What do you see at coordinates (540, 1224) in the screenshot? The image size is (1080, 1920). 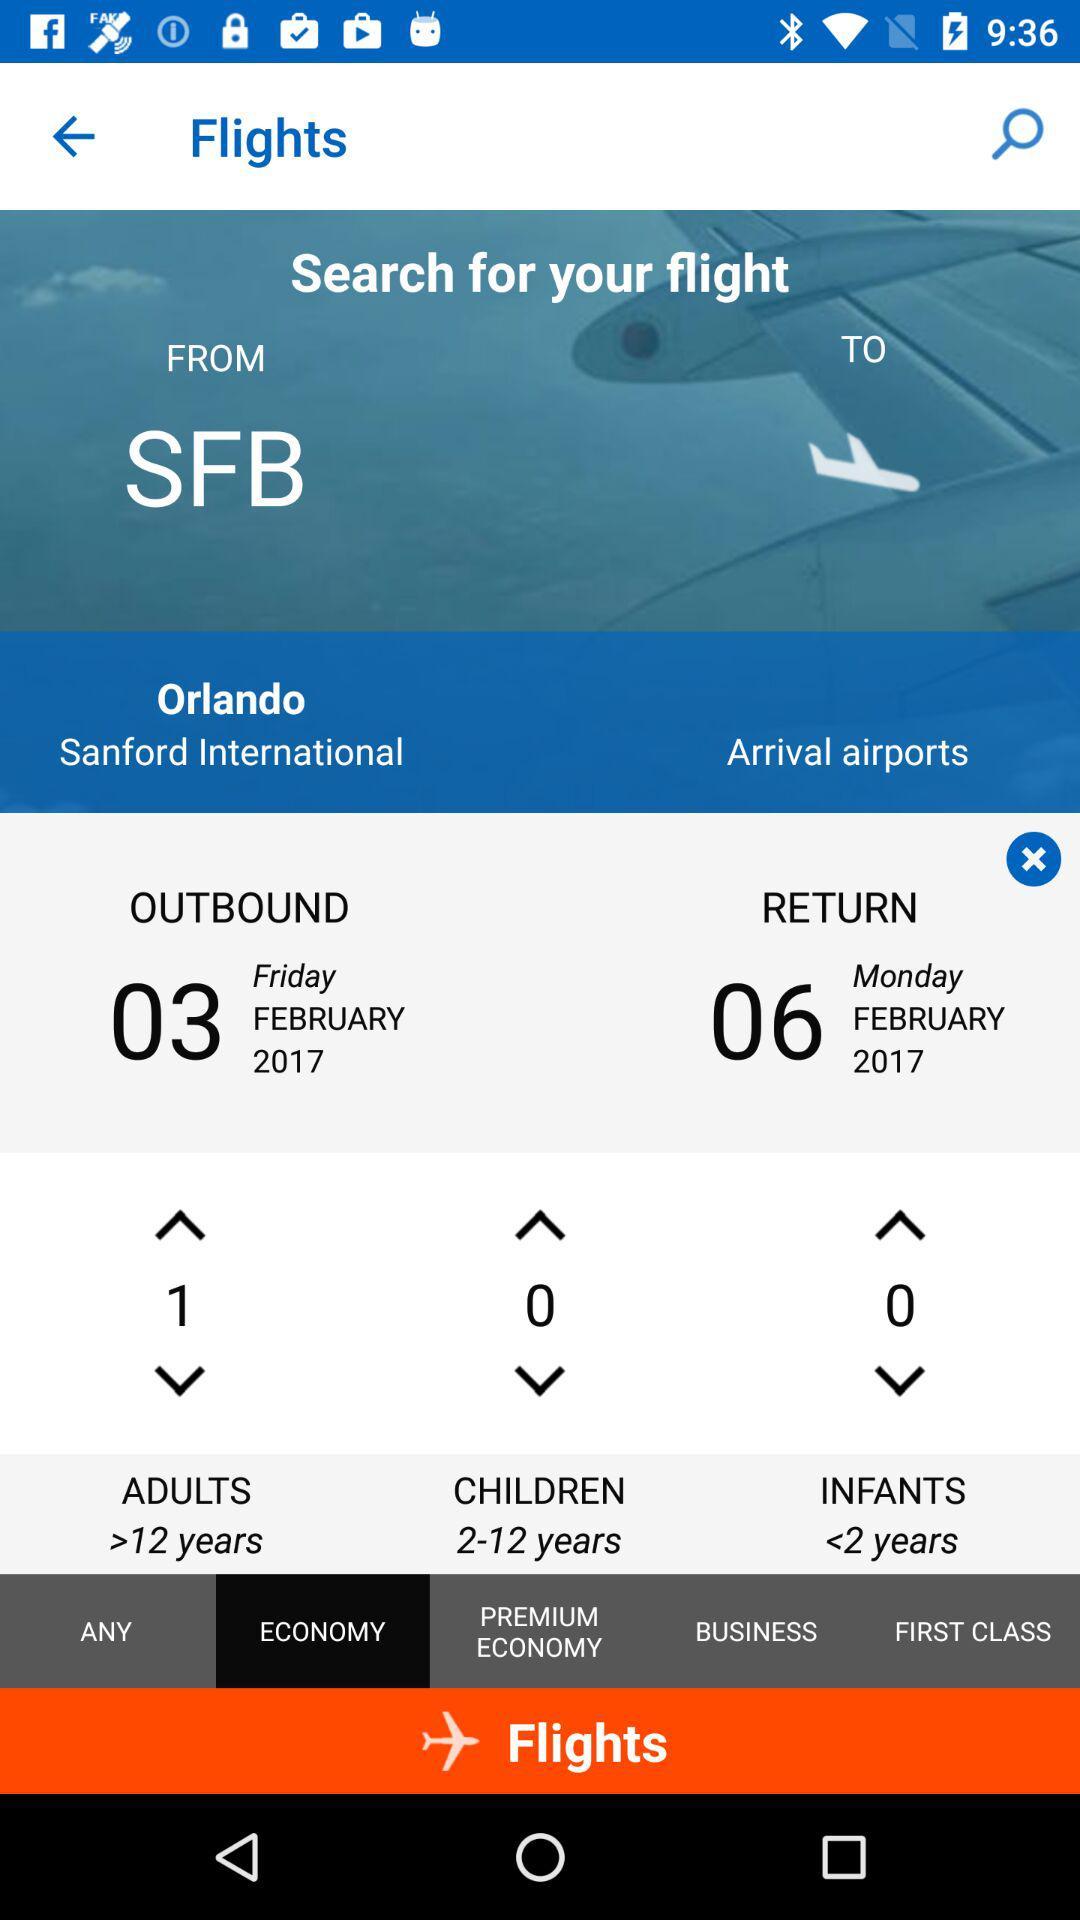 I see `children` at bounding box center [540, 1224].